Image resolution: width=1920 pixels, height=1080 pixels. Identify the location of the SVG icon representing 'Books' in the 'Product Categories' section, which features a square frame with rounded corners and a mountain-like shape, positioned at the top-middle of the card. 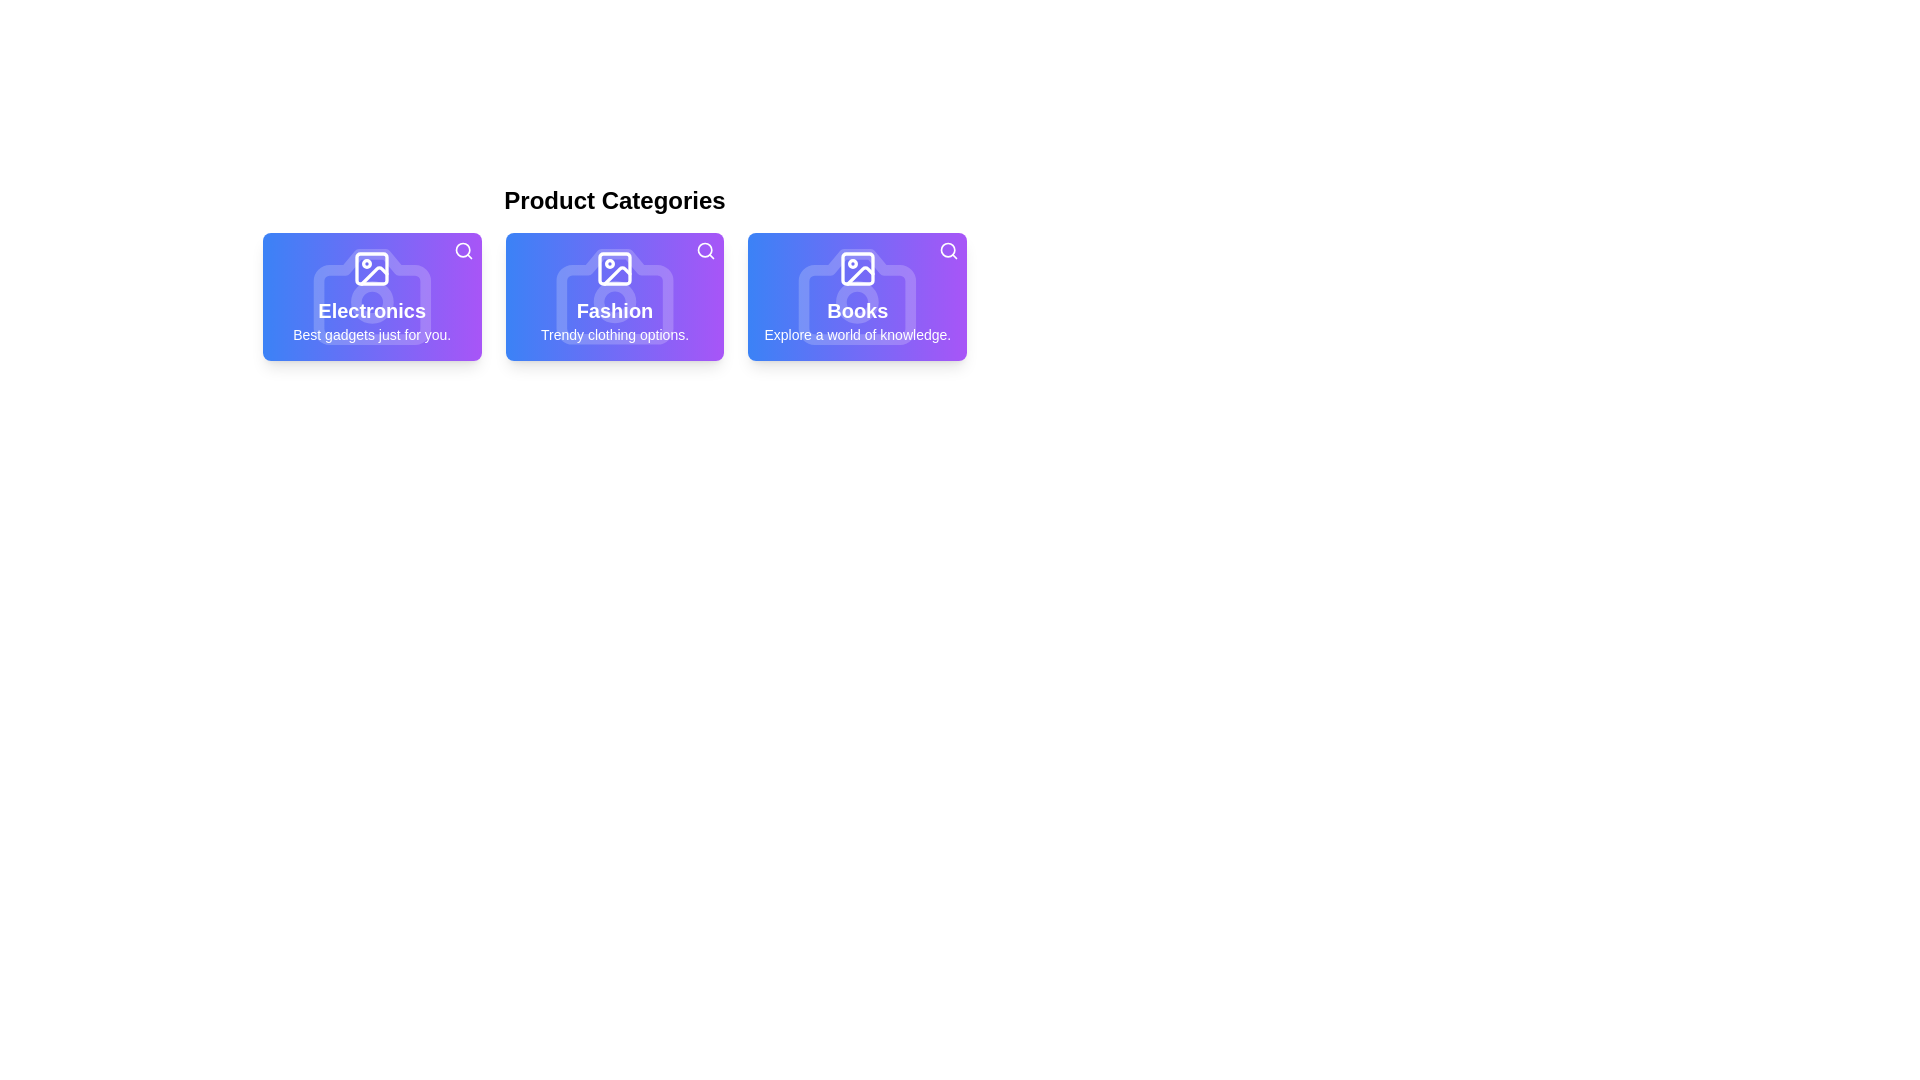
(857, 268).